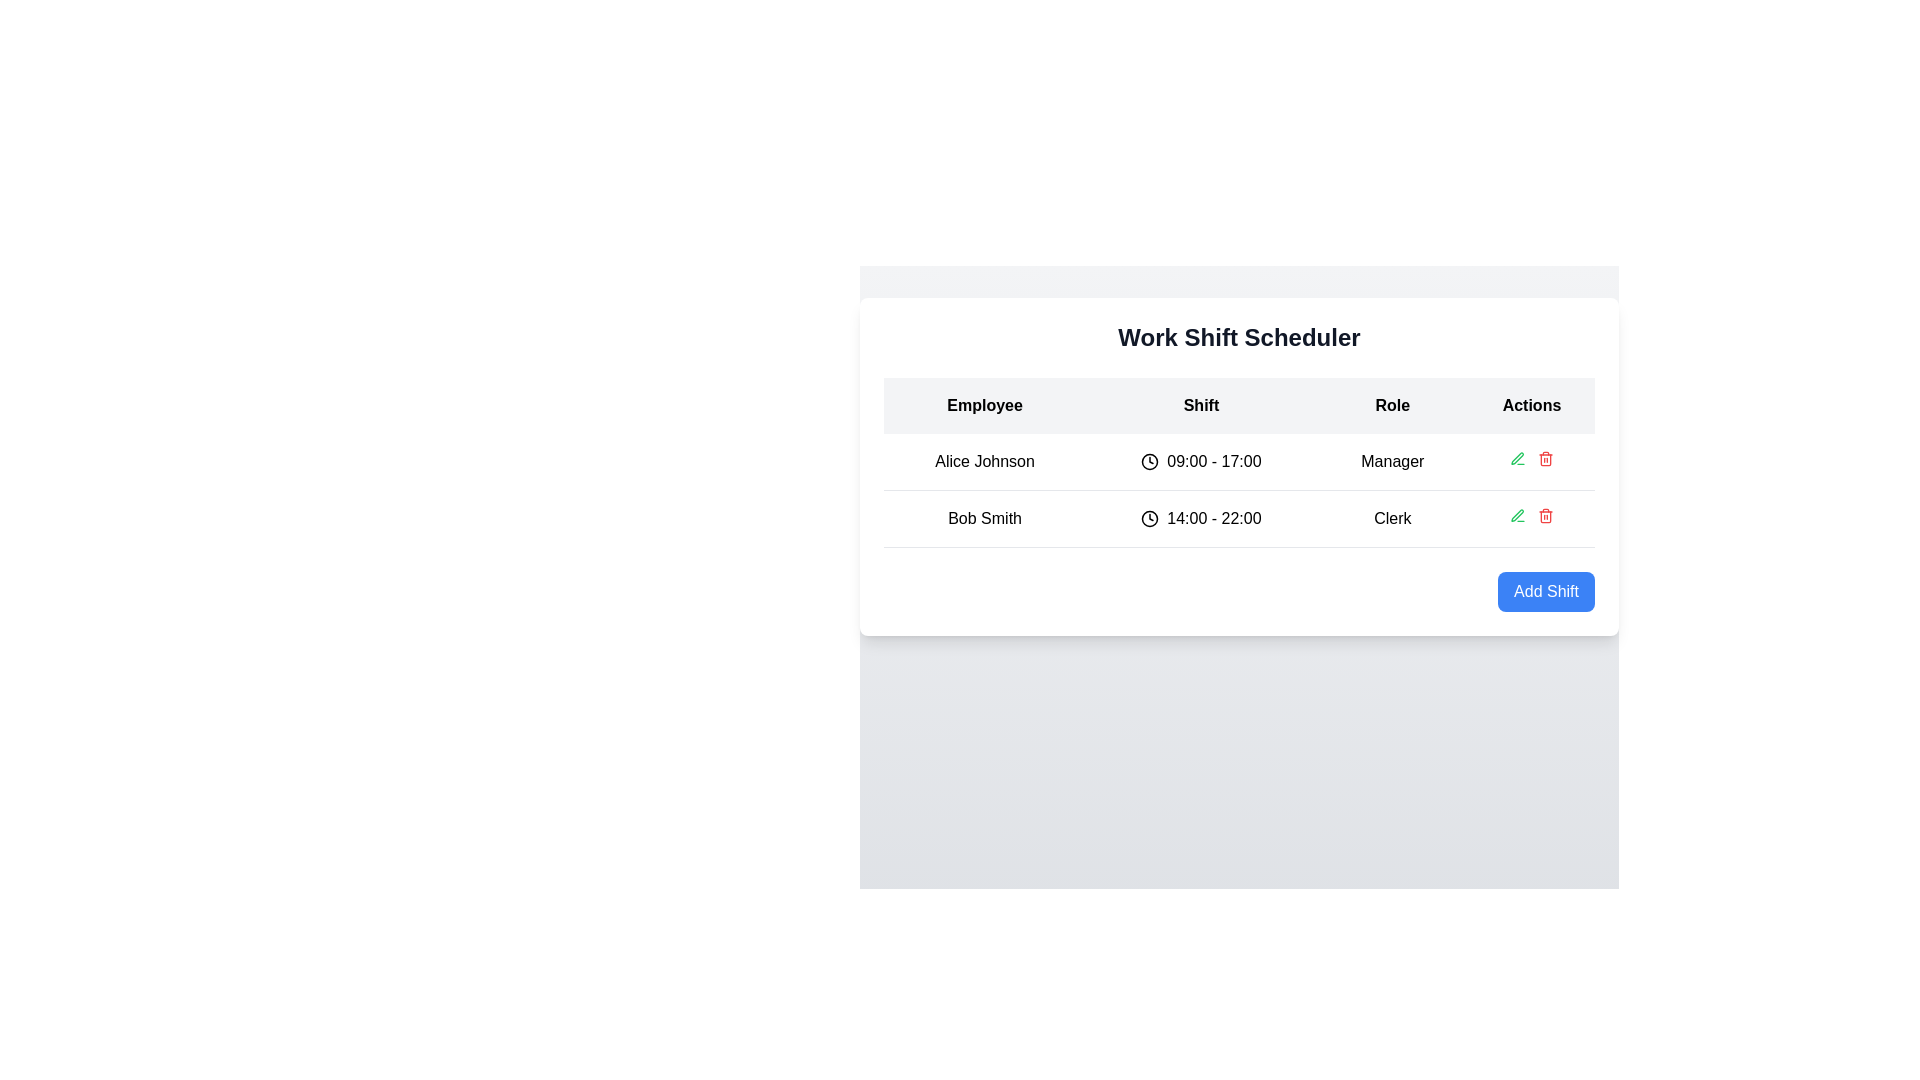 This screenshot has height=1080, width=1920. What do you see at coordinates (1530, 405) in the screenshot?
I see `the text label 'Actions' which is styled in bold black font on a light gray background, located in the header row of a table` at bounding box center [1530, 405].